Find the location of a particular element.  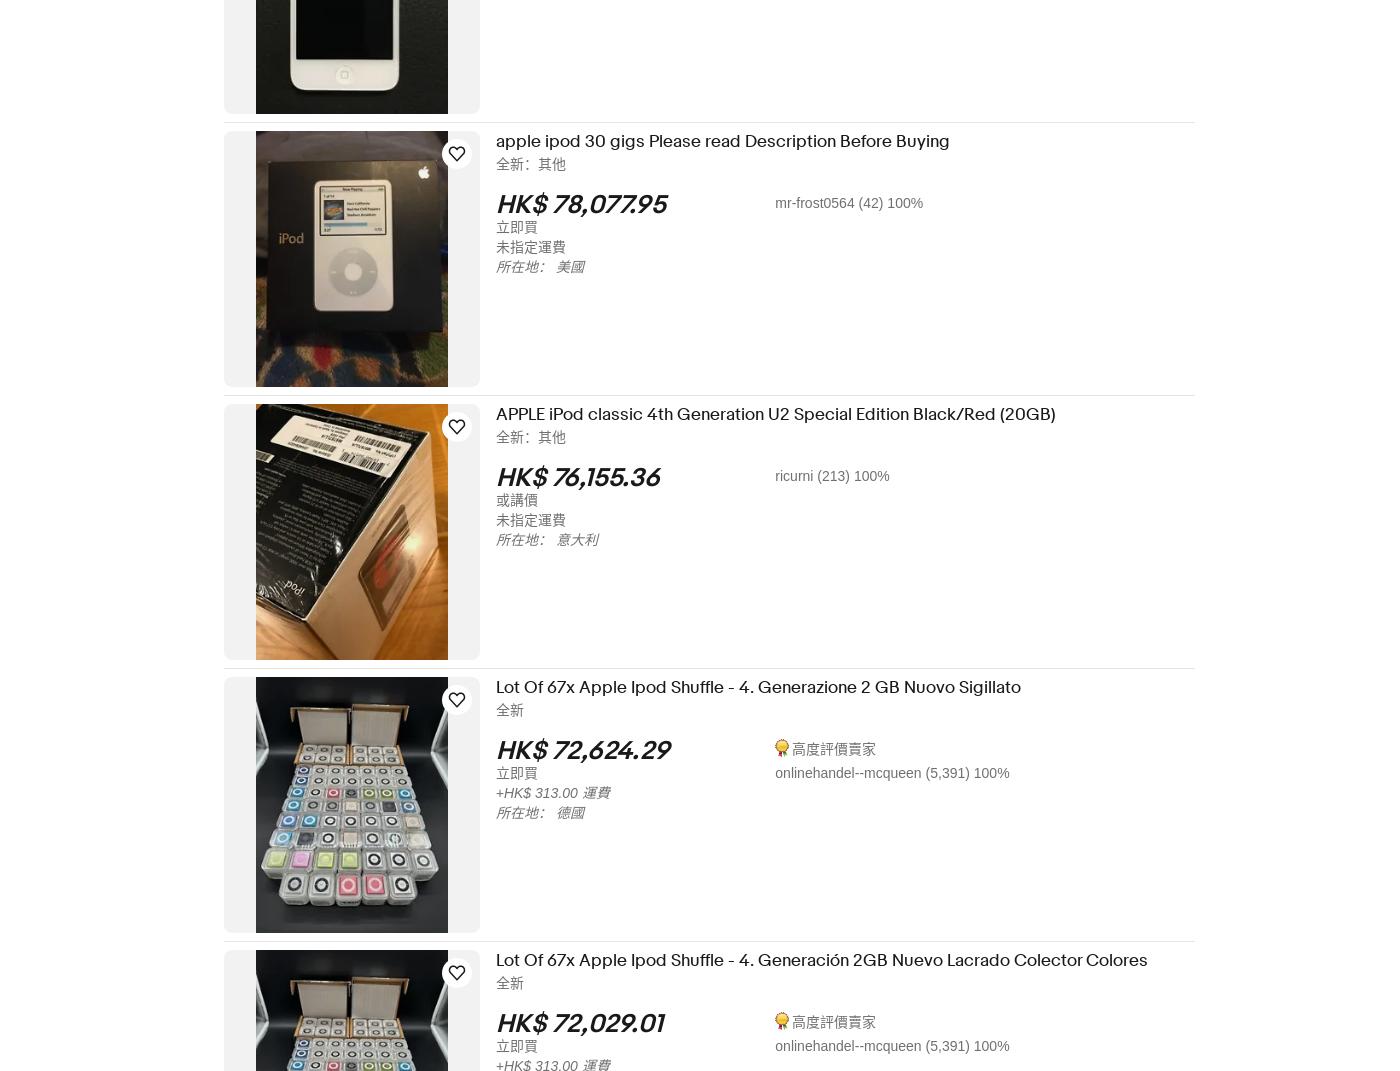

'Lot Of 67x Apple Ipod Shuffle - 4. Generazione 2 GB Nuovo Sigillato' is located at coordinates (771, 686).